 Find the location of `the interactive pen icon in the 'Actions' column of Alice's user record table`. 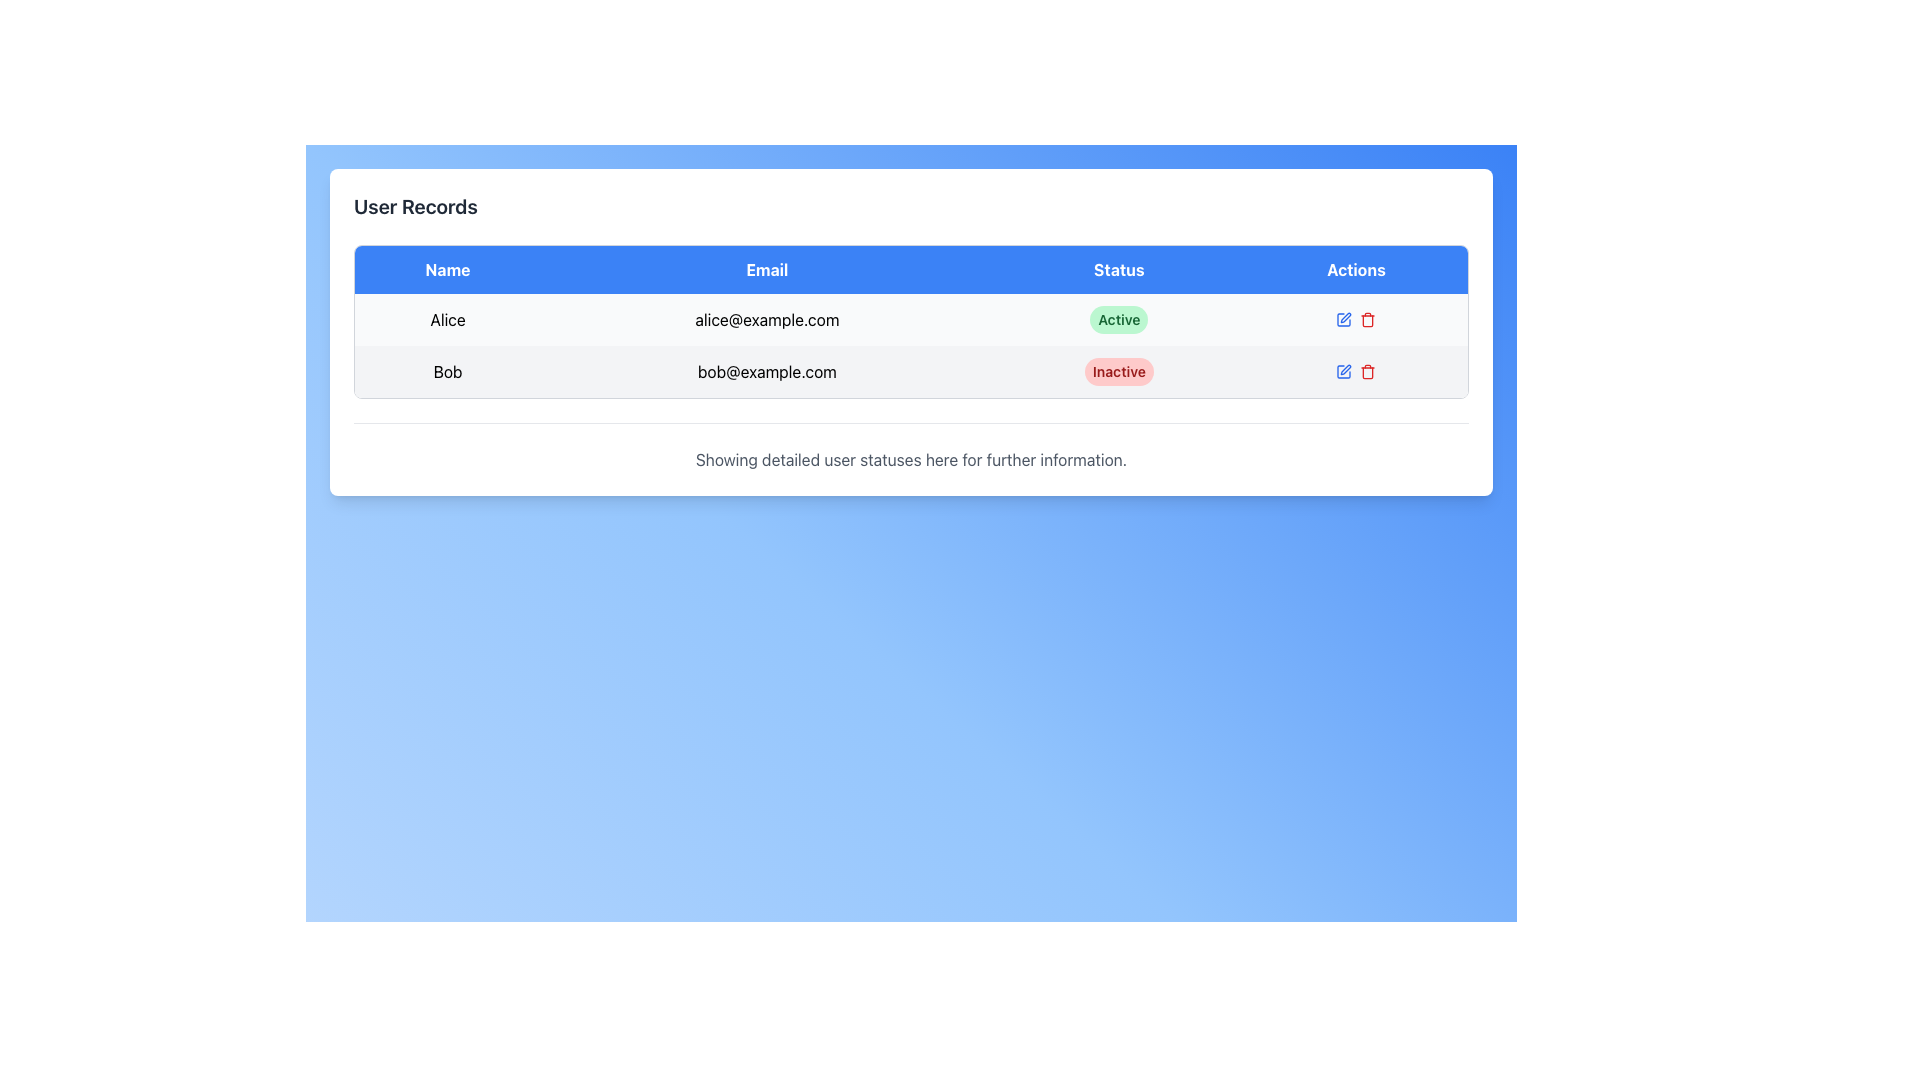

the interactive pen icon in the 'Actions' column of Alice's user record table is located at coordinates (1344, 319).